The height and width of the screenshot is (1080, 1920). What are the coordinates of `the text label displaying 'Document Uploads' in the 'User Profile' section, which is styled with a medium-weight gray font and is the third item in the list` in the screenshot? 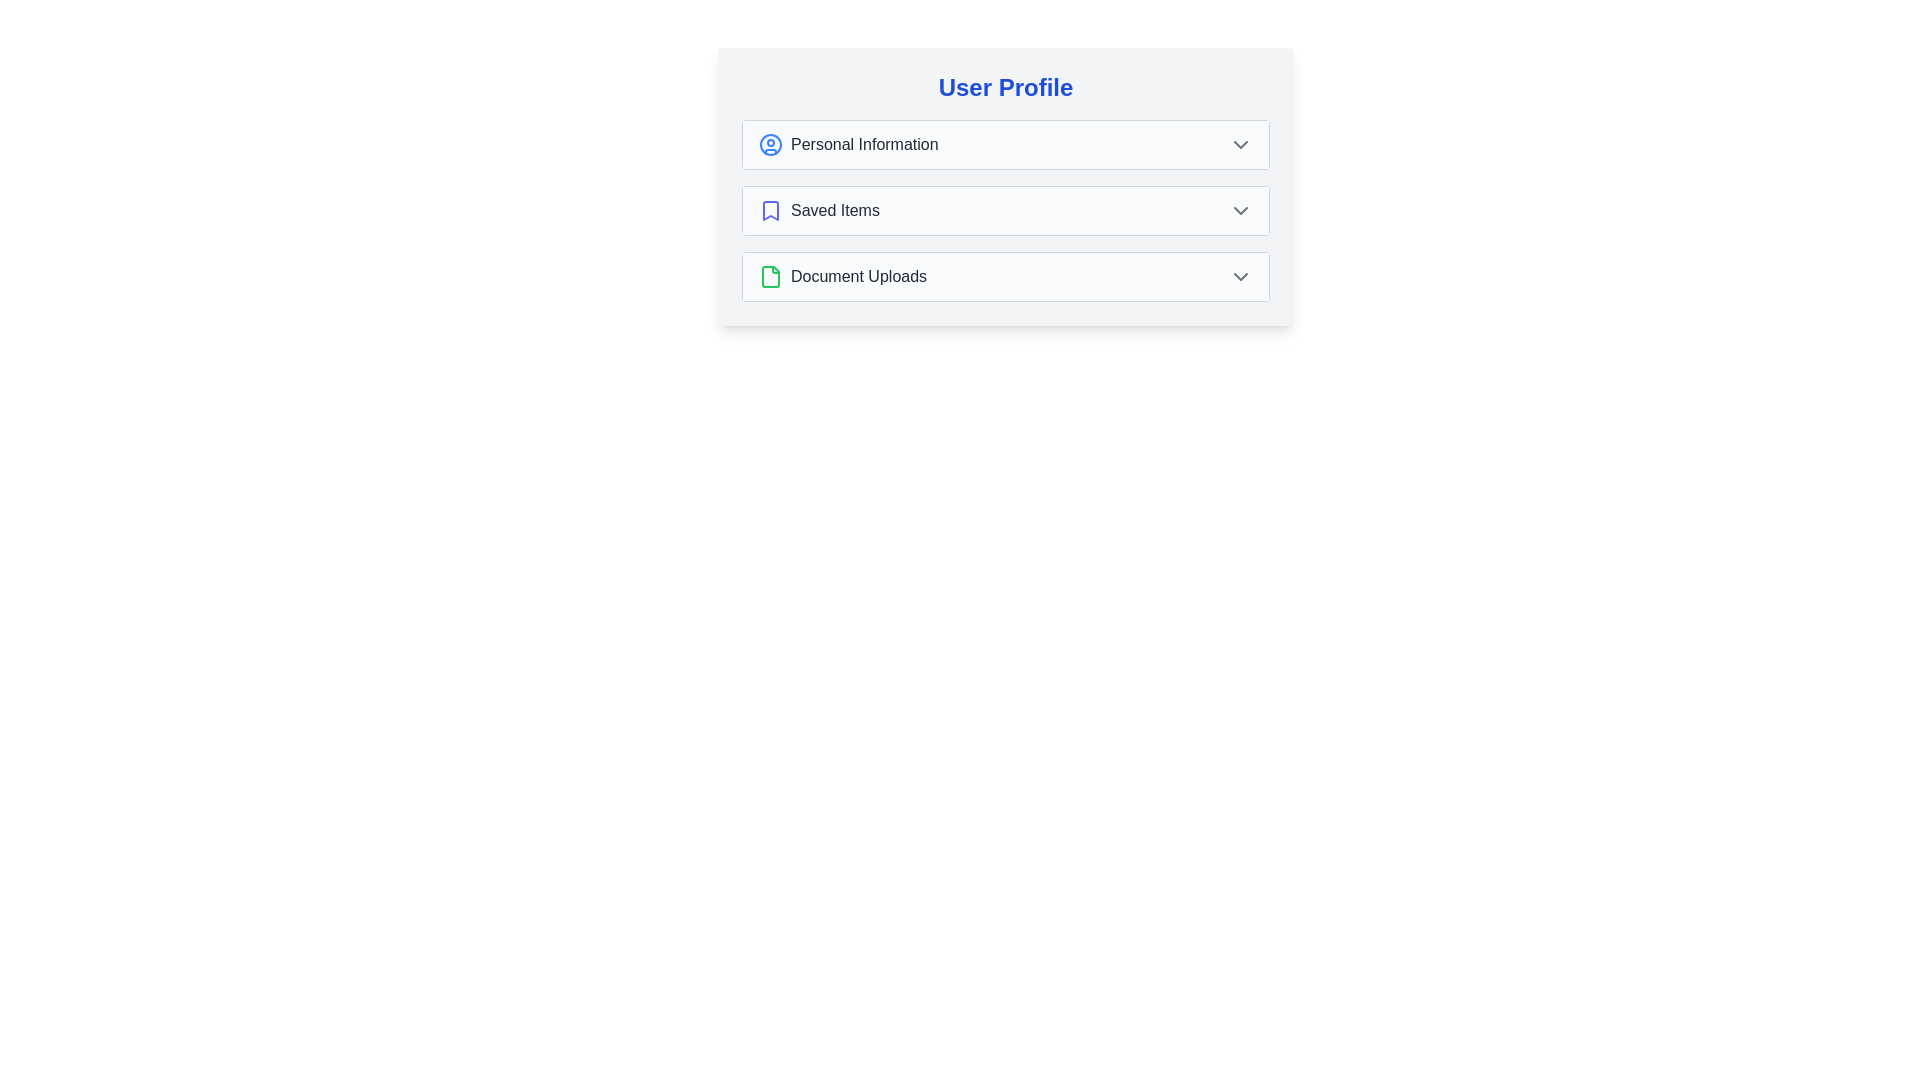 It's located at (859, 277).